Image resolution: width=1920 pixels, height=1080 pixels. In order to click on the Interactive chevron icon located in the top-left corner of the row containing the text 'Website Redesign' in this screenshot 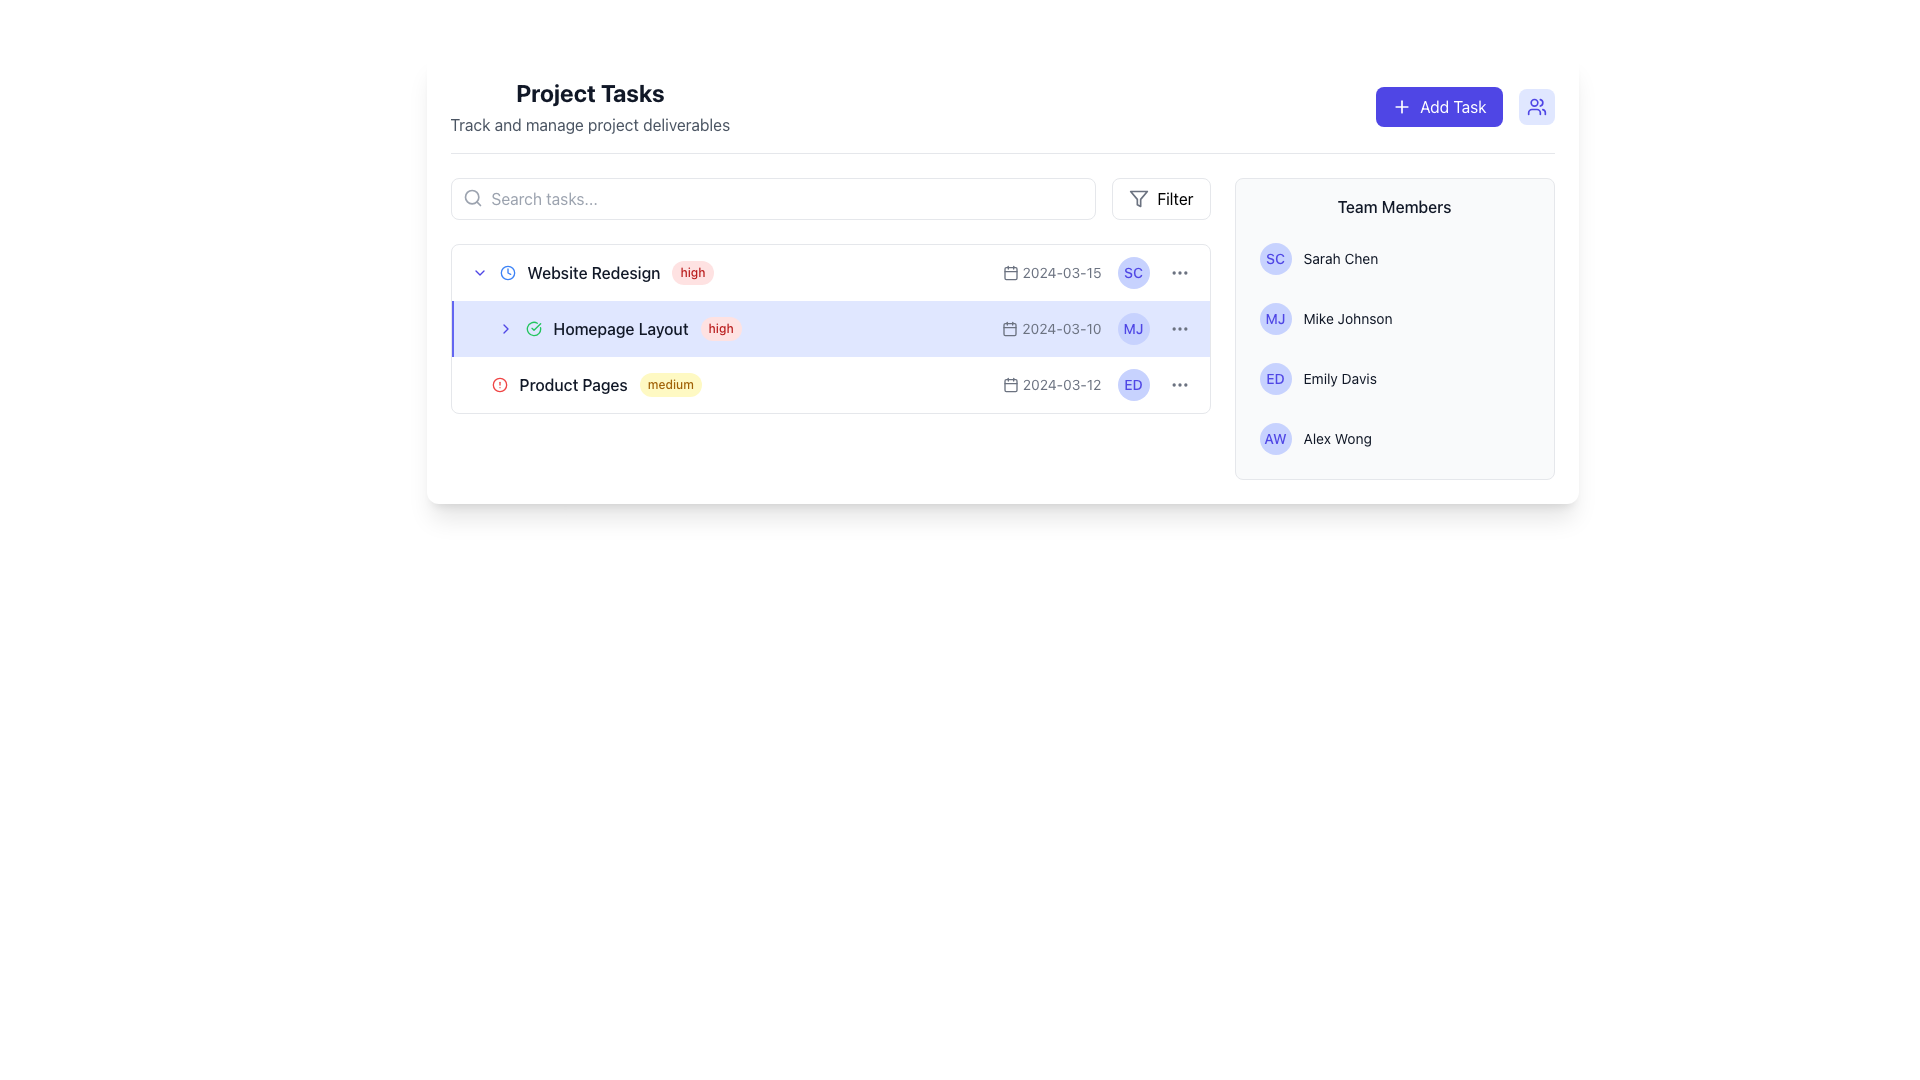, I will do `click(478, 273)`.